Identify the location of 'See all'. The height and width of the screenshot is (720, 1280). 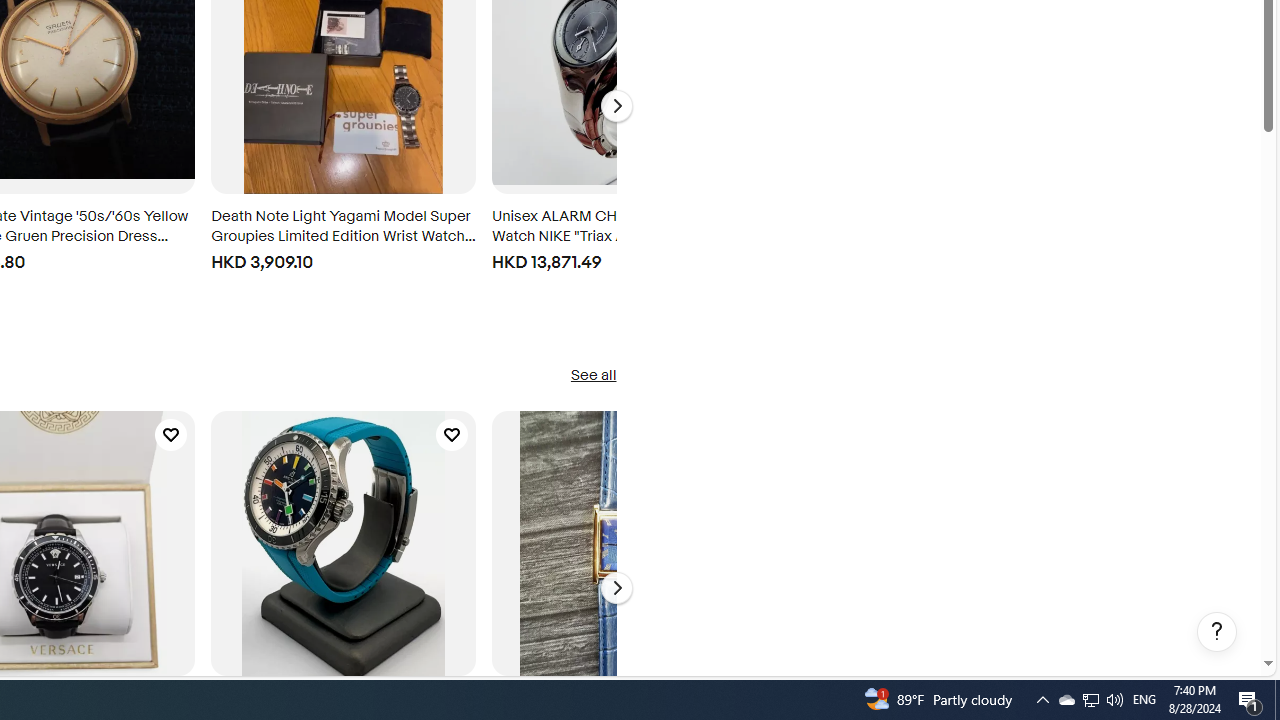
(592, 376).